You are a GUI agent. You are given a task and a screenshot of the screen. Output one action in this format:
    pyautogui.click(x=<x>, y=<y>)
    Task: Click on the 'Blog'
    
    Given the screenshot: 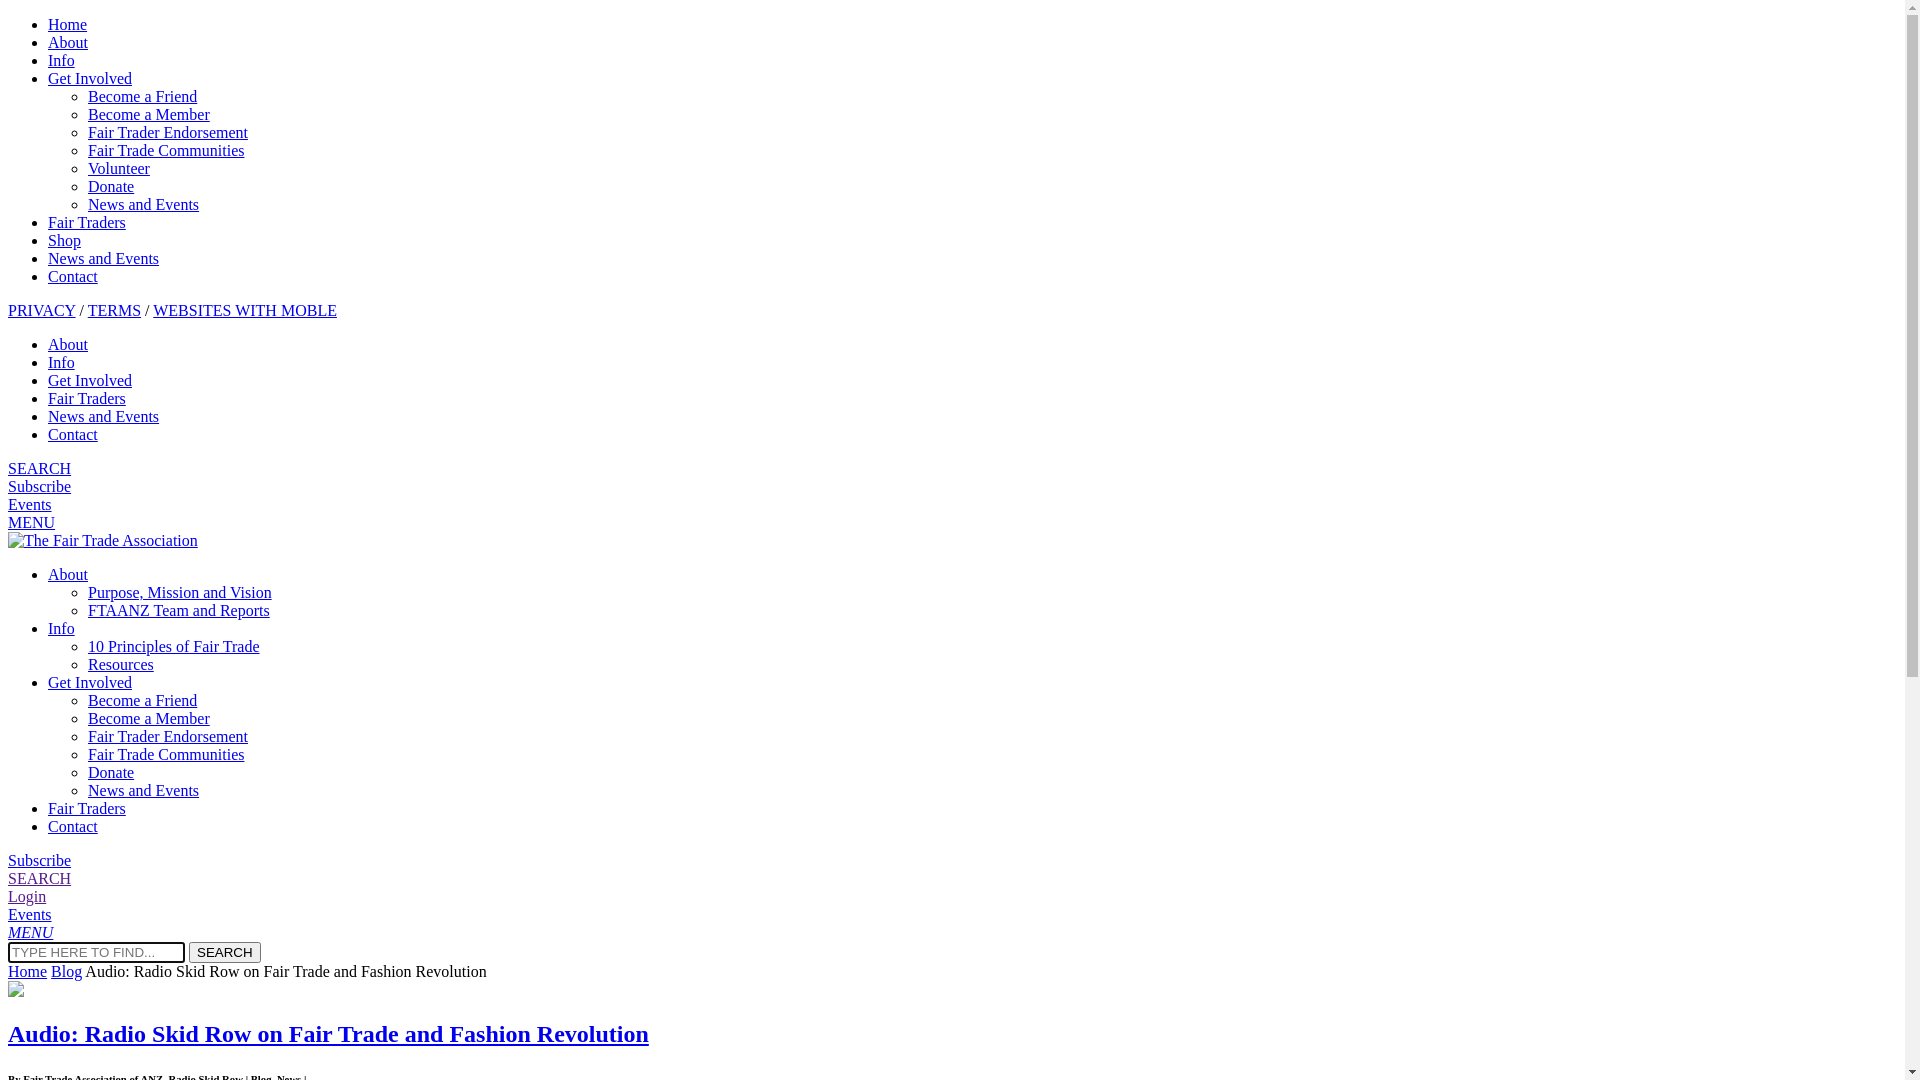 What is the action you would take?
    pyautogui.click(x=66, y=970)
    